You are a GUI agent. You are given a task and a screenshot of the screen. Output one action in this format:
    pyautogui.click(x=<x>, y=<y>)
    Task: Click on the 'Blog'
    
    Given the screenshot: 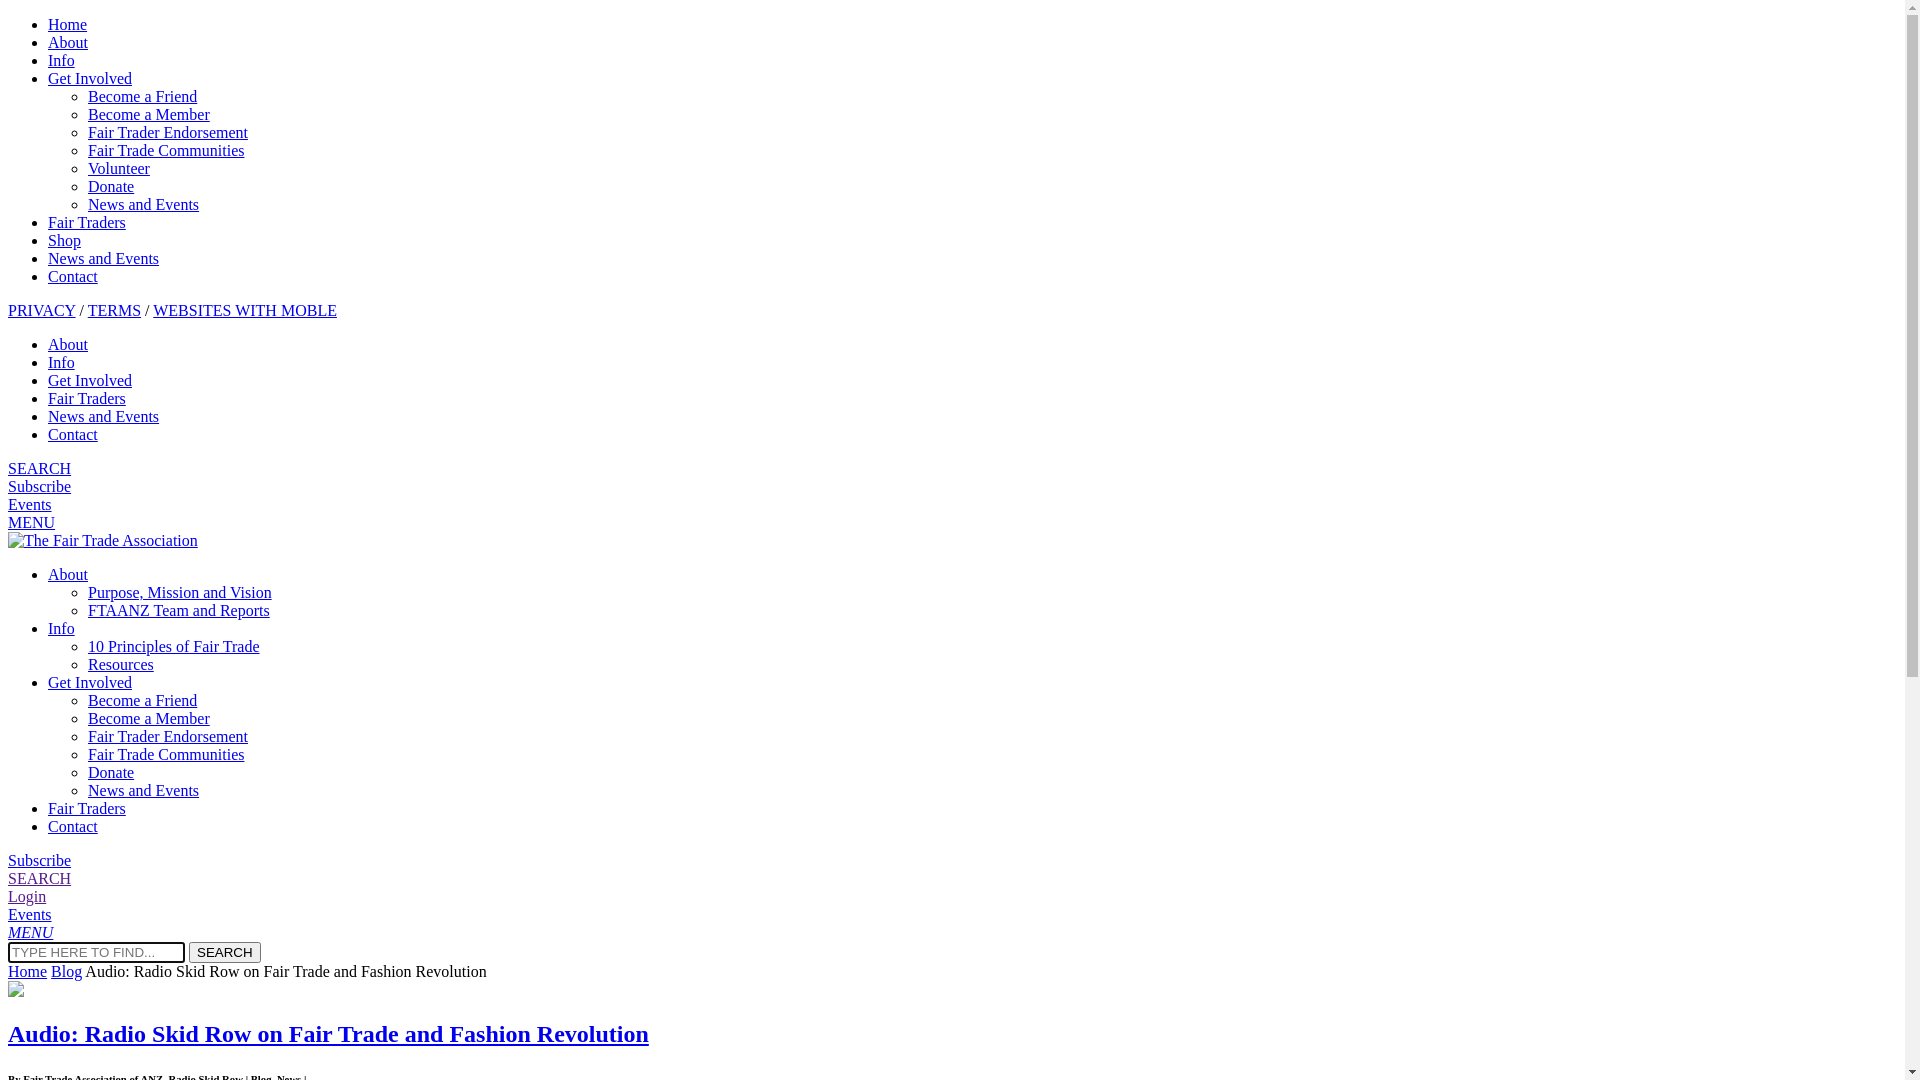 What is the action you would take?
    pyautogui.click(x=66, y=970)
    